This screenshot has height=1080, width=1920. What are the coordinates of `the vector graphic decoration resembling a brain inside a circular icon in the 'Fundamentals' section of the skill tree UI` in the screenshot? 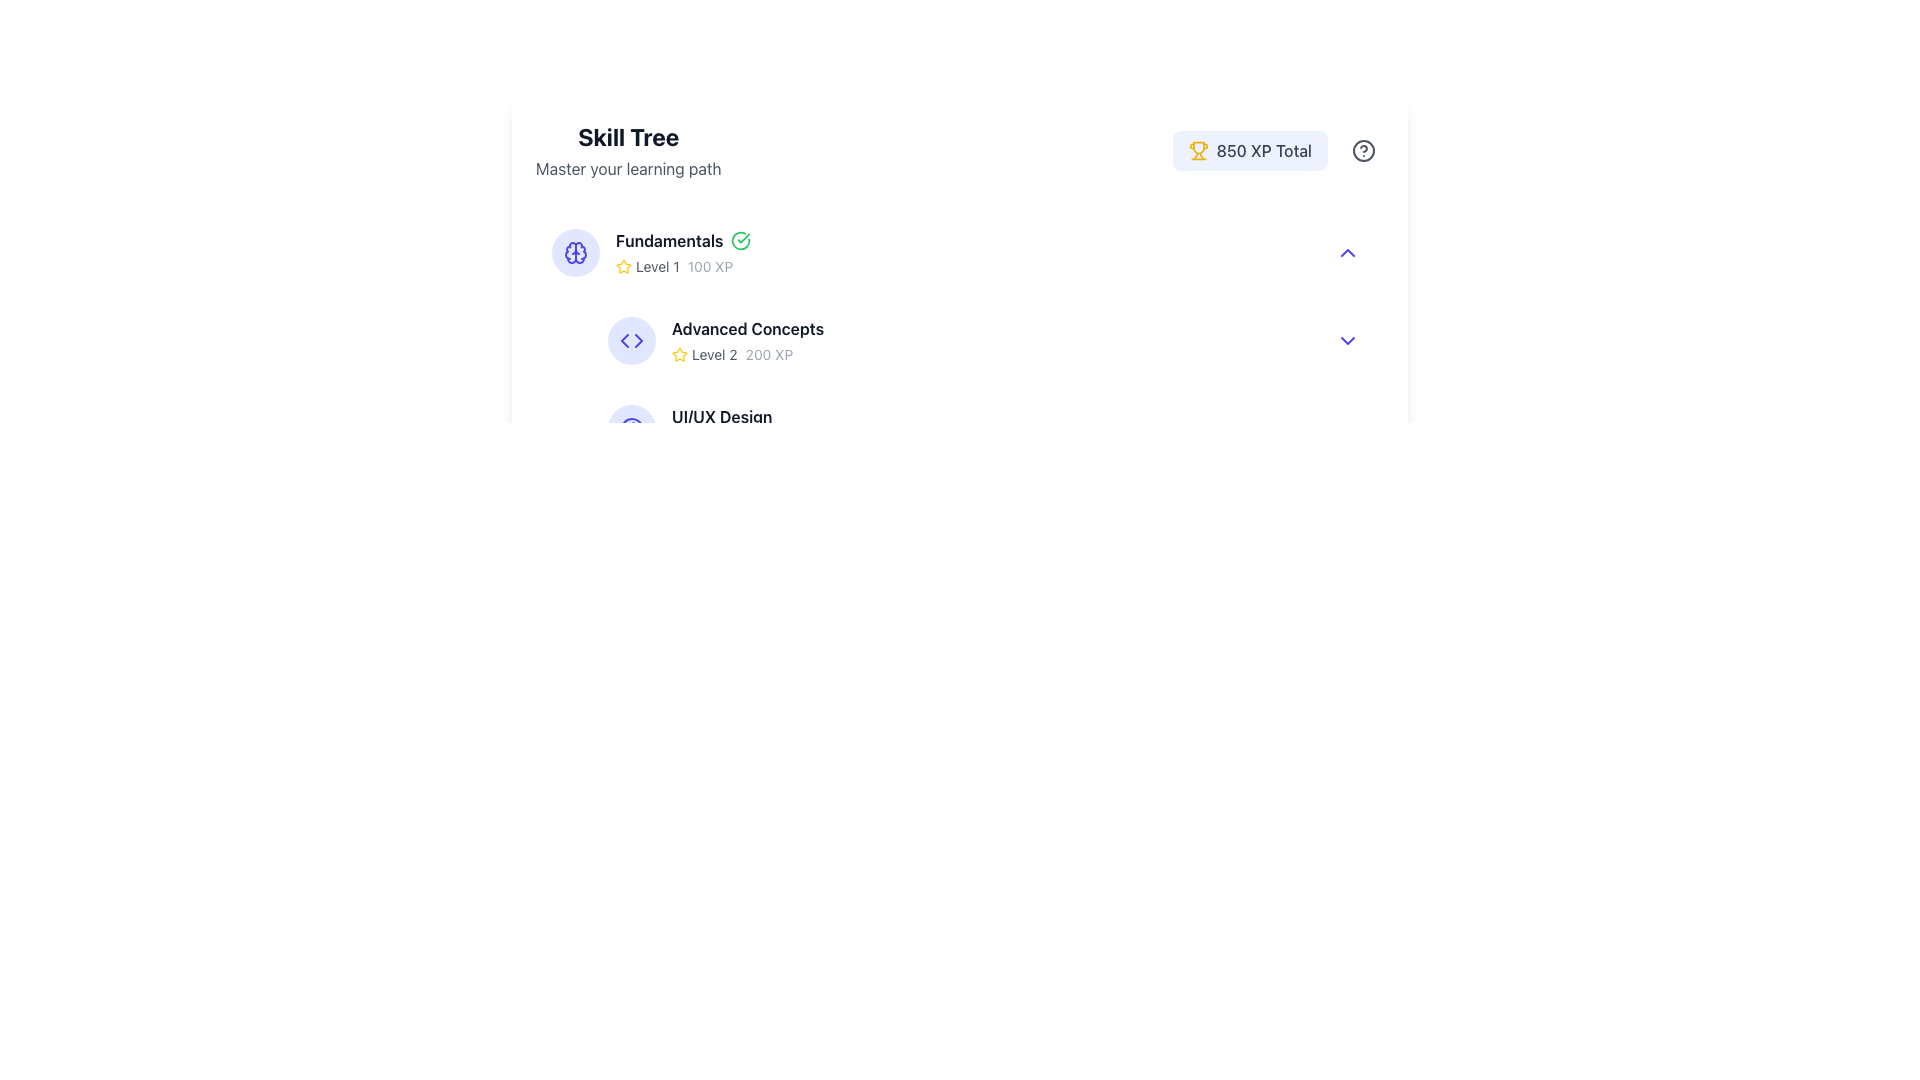 It's located at (570, 252).